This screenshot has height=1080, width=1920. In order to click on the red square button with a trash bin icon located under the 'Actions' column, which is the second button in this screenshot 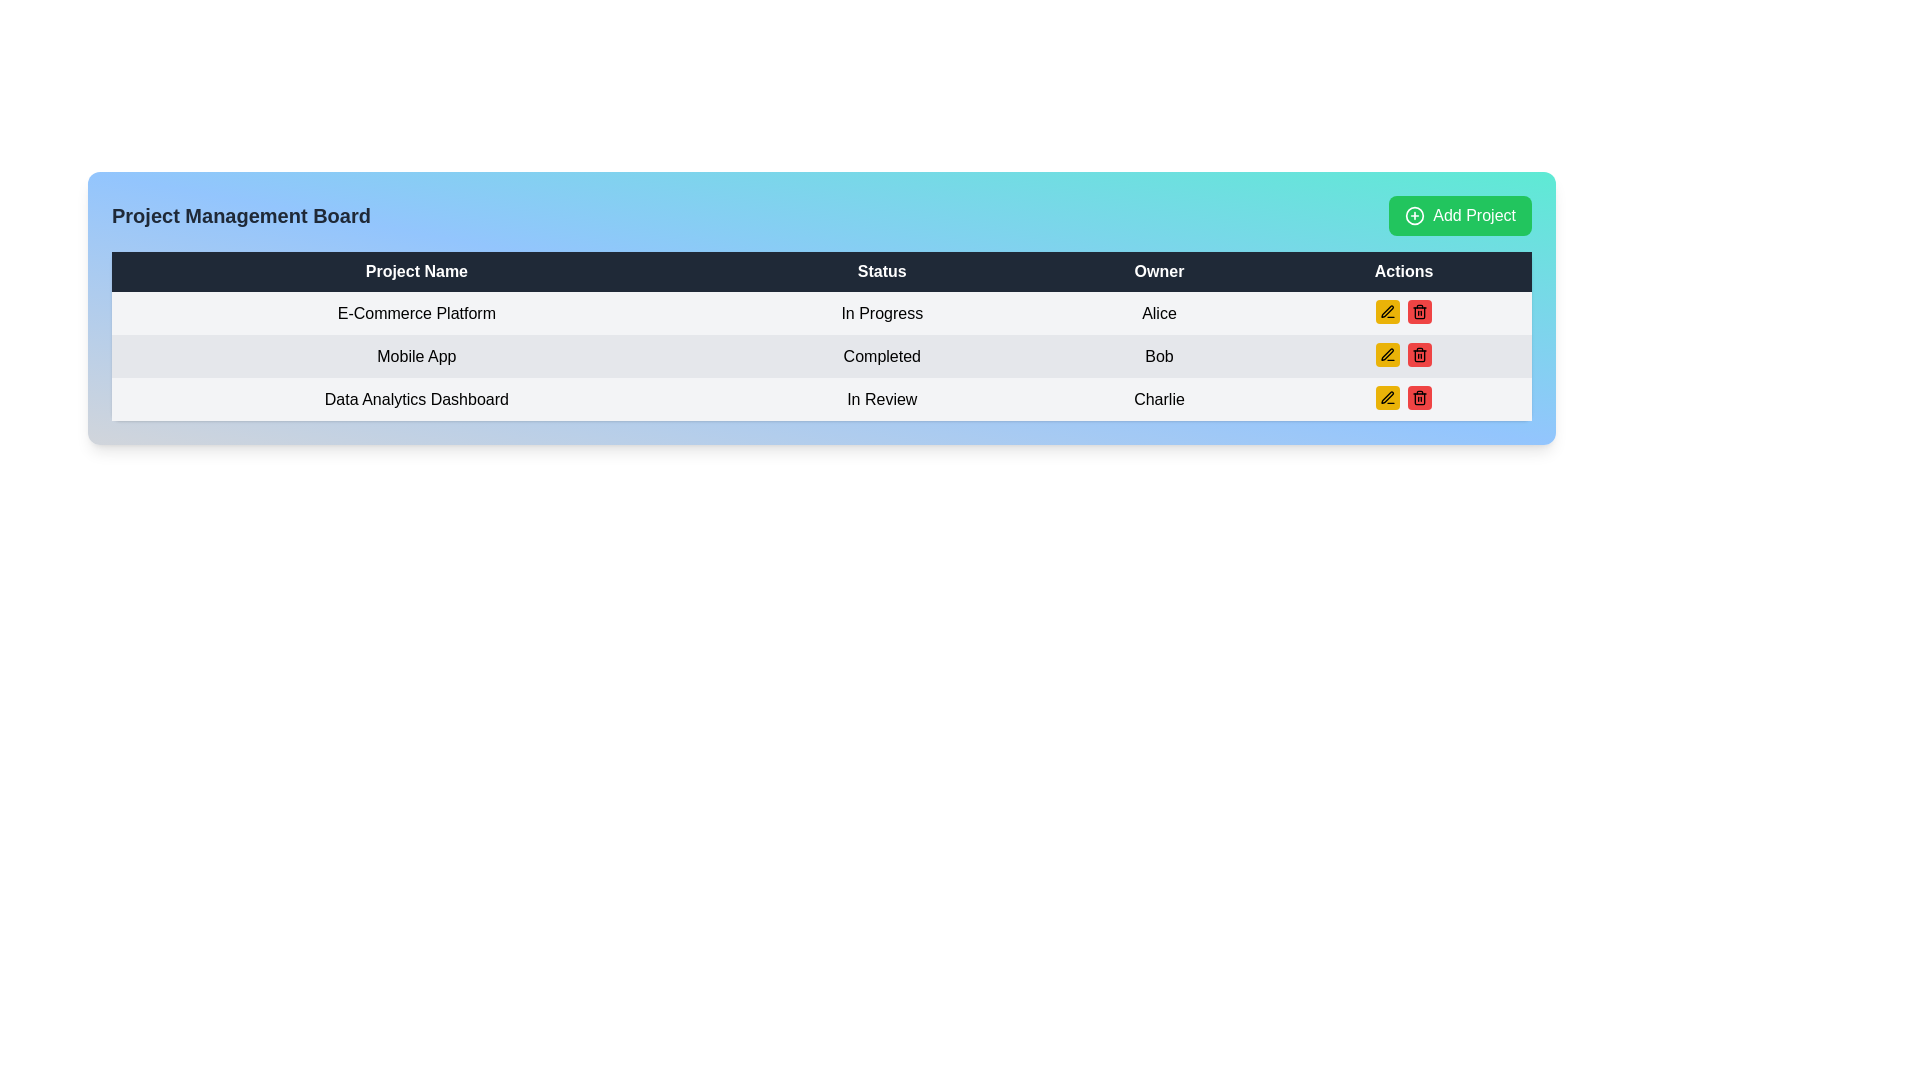, I will do `click(1419, 397)`.